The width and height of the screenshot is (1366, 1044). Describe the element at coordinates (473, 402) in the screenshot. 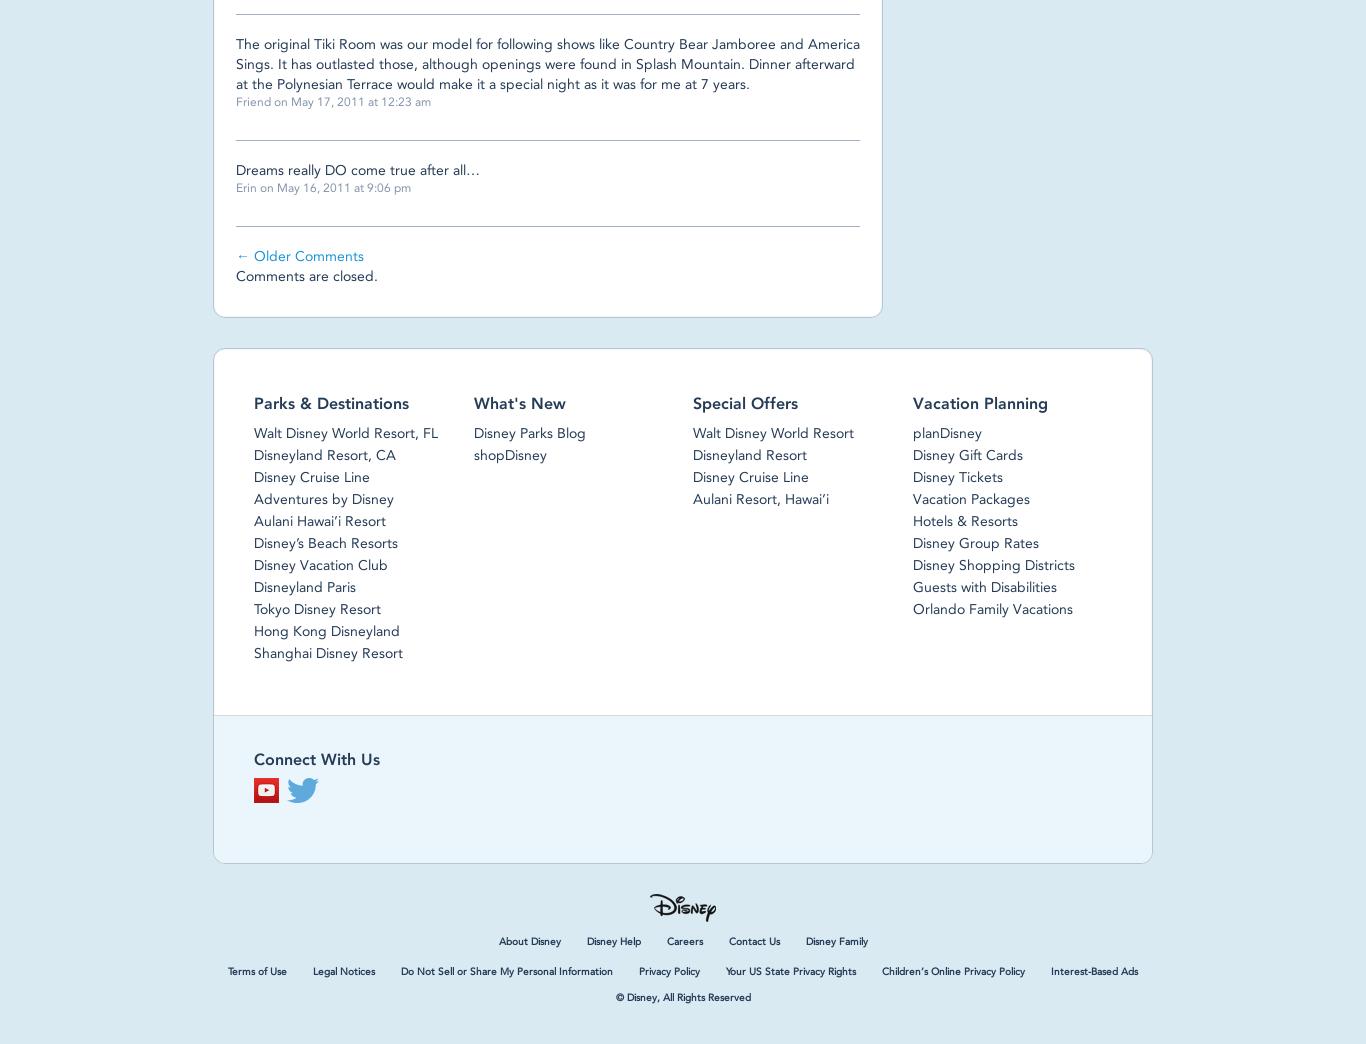

I see `'What's New'` at that location.